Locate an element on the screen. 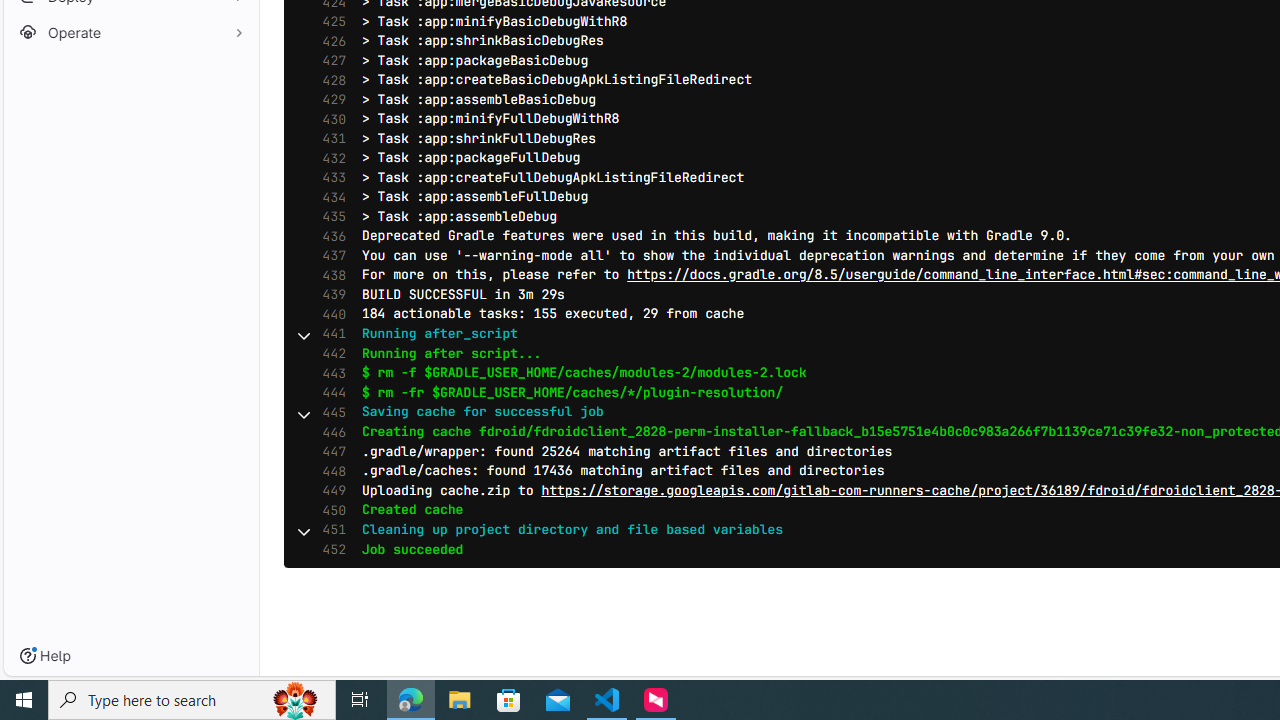  '444' is located at coordinates (329, 393).